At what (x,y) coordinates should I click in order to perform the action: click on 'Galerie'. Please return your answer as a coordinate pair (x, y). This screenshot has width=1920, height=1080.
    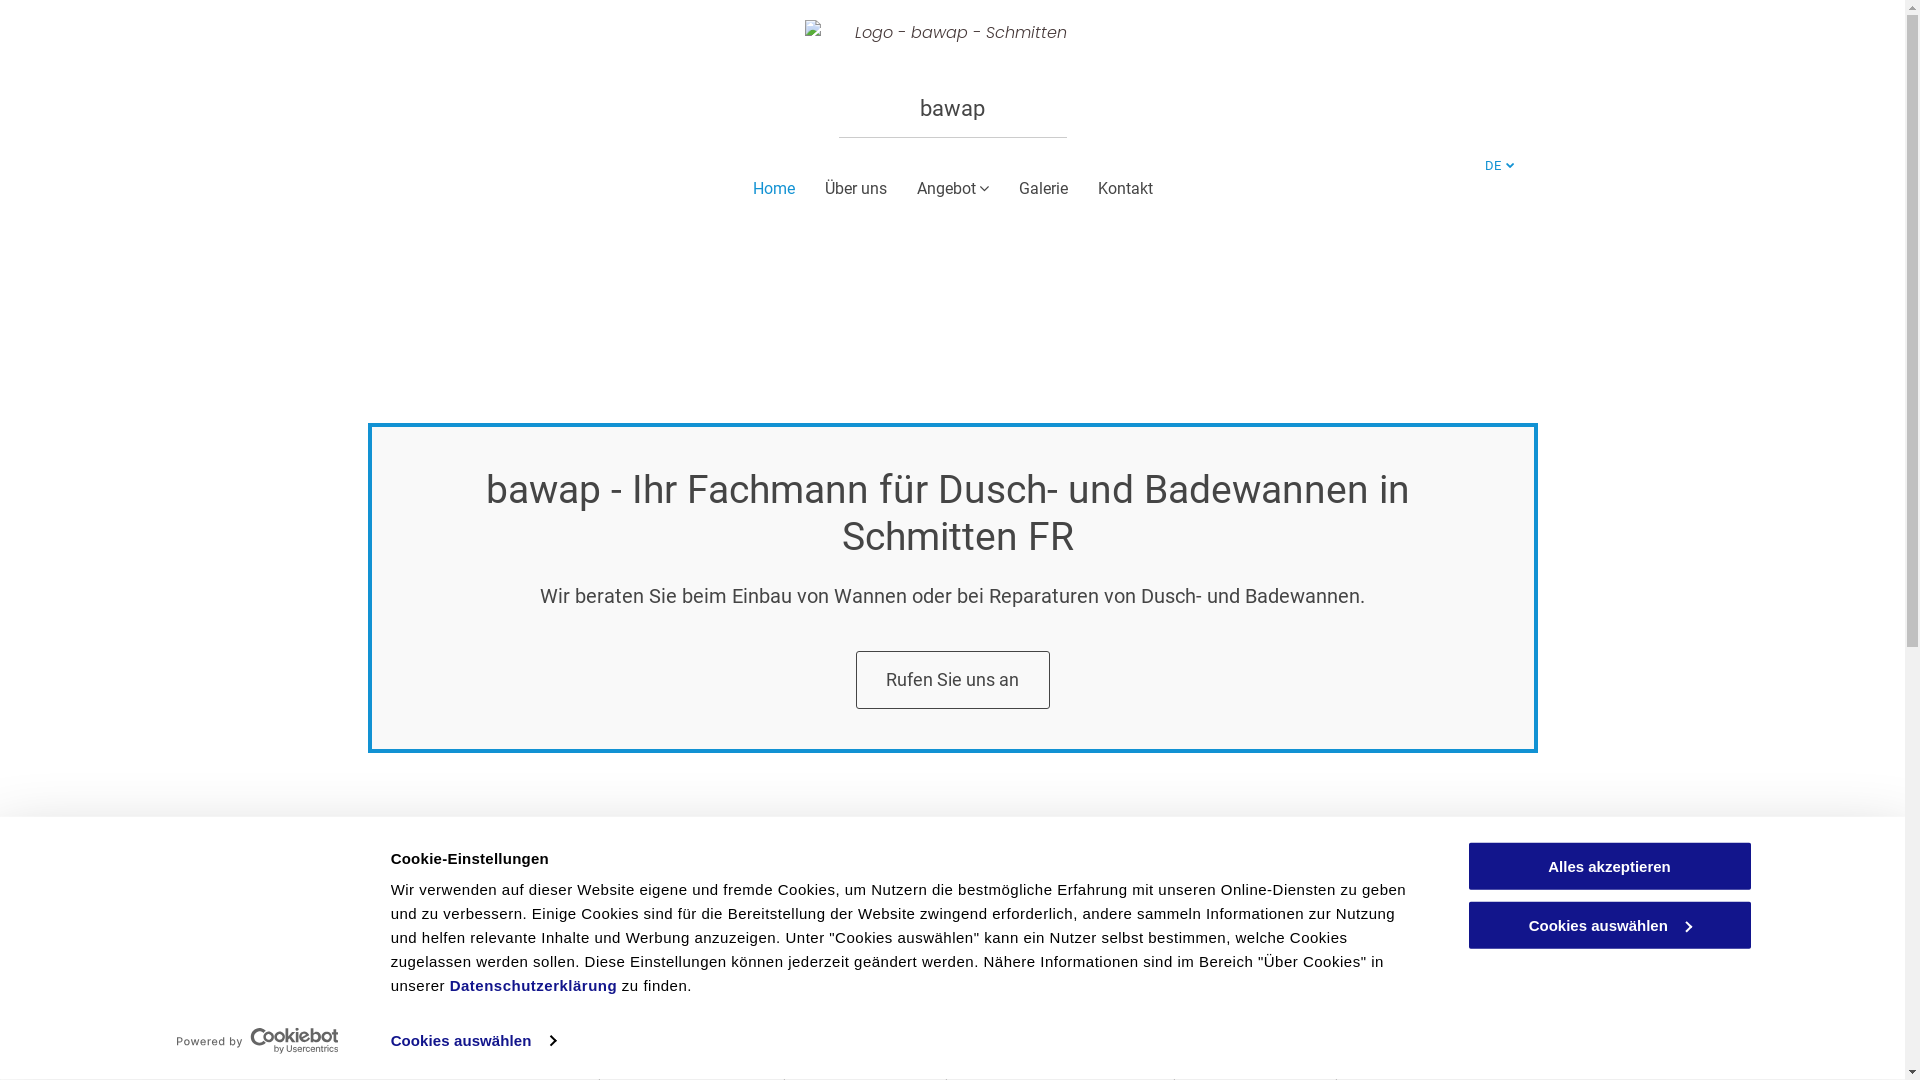
    Looking at the image, I should click on (1041, 188).